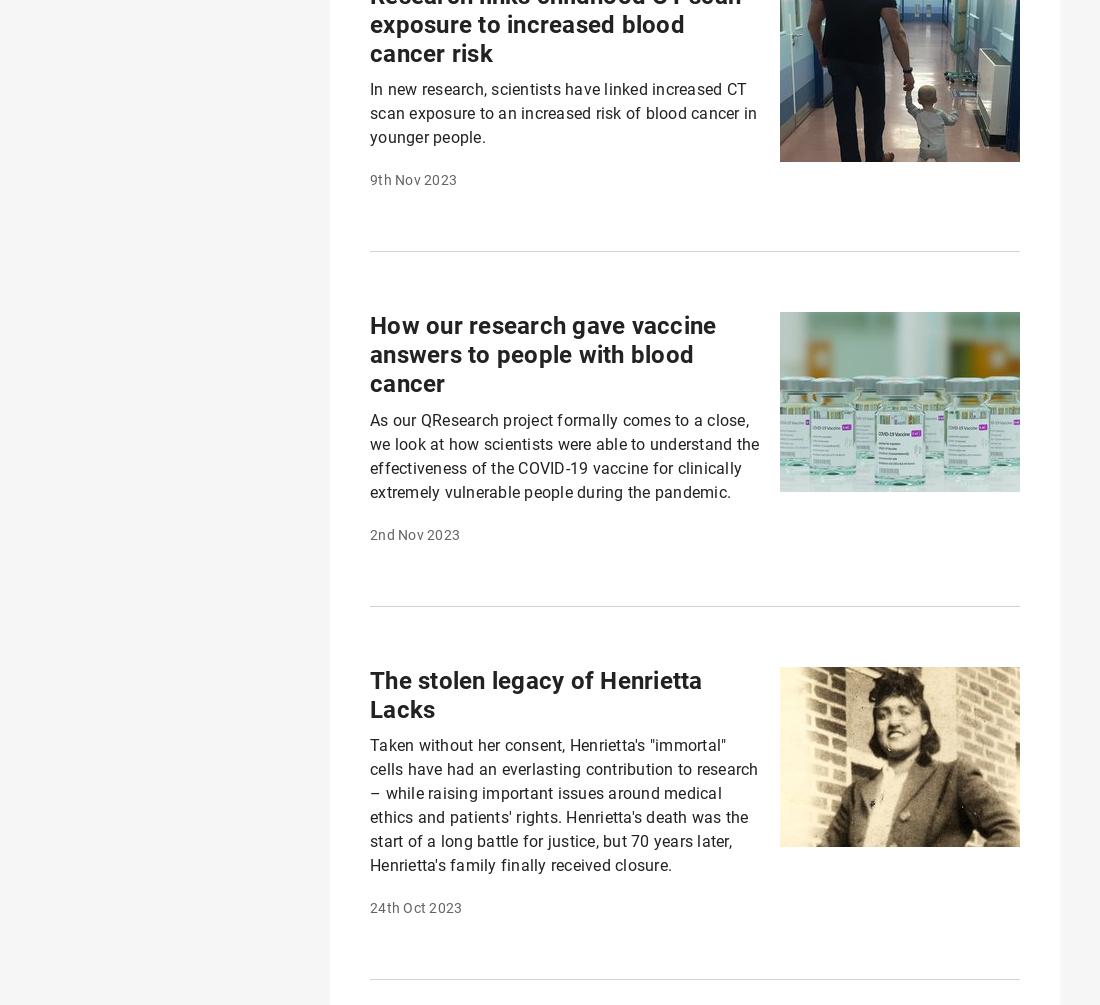  I want to click on '7th Sep 2023', so click(412, 61).